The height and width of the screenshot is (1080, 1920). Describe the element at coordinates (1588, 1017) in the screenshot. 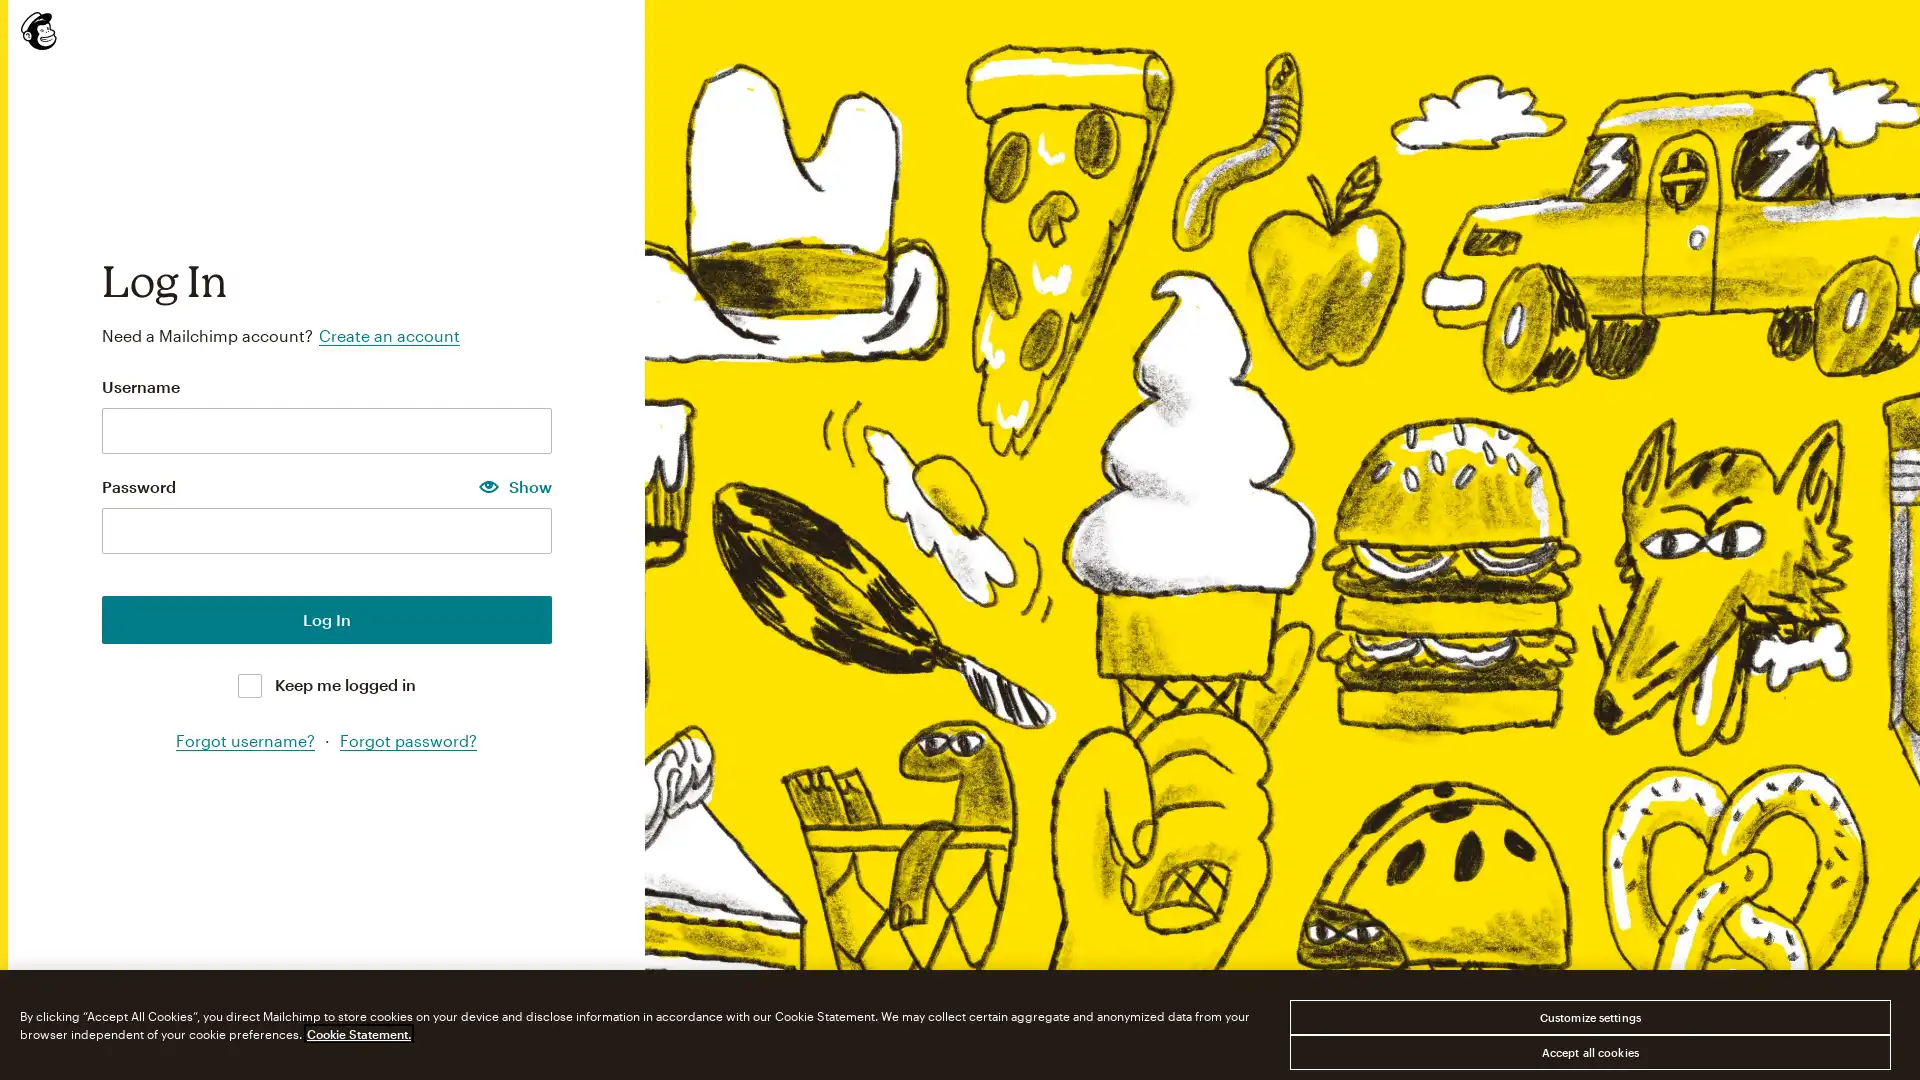

I see `Customize settings` at that location.